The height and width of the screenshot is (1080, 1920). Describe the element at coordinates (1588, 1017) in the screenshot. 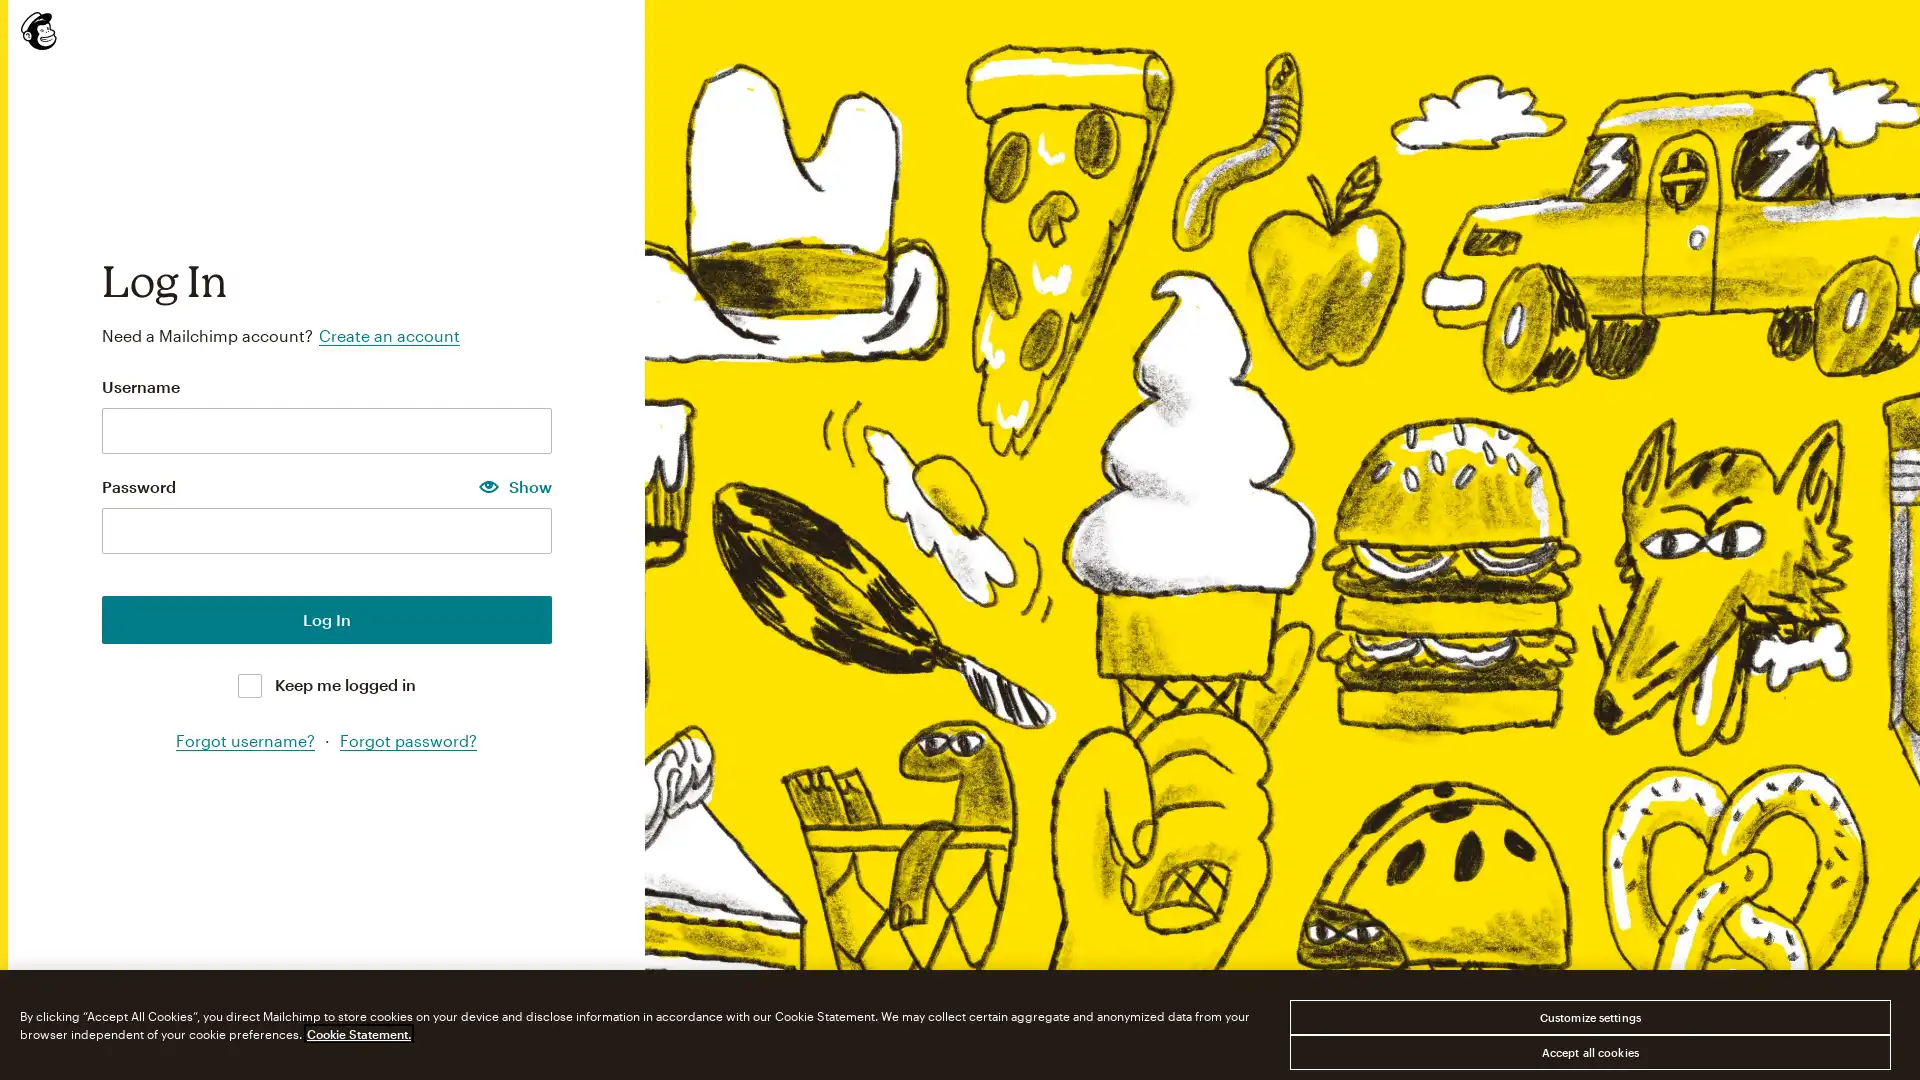

I see `Customize settings` at that location.